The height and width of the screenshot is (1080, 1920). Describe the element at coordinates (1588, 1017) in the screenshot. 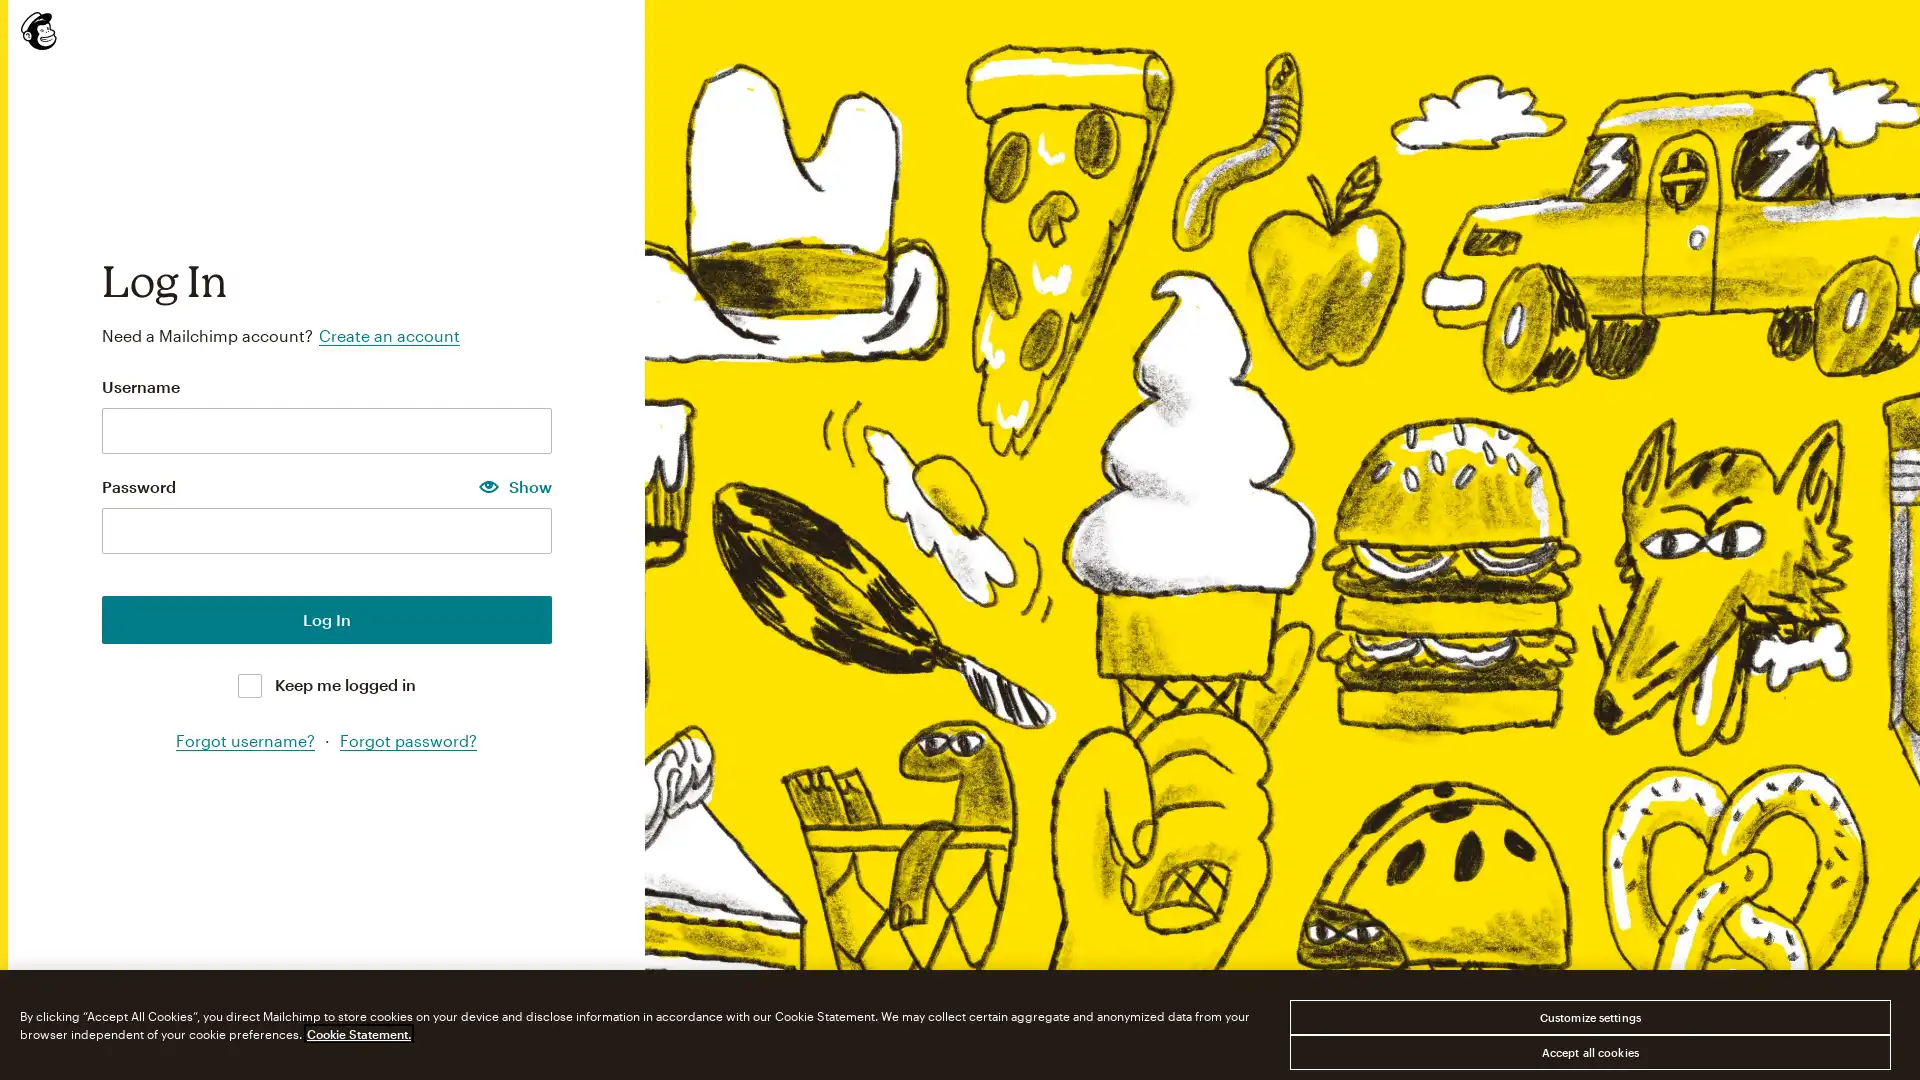

I see `Customize settings` at that location.